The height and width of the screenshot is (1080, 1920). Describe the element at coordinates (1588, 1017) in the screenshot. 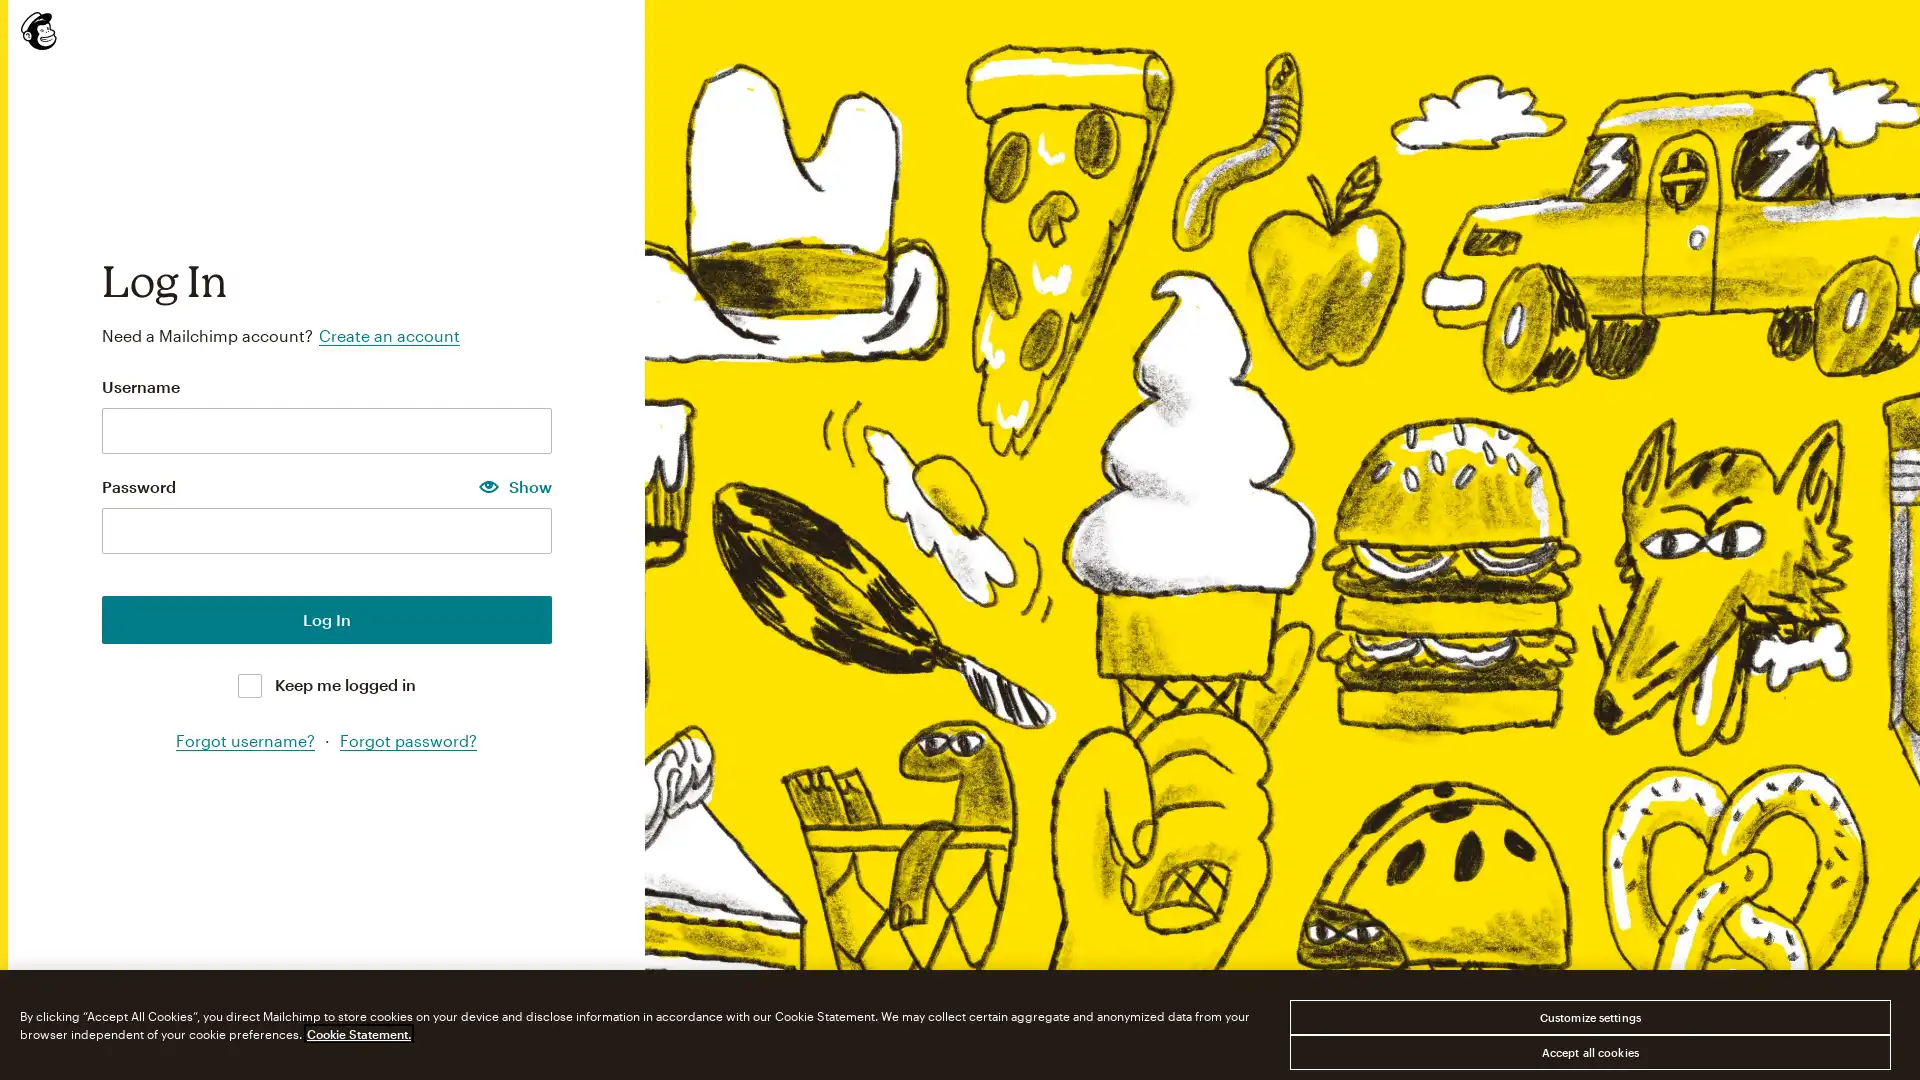

I see `Customize settings` at that location.